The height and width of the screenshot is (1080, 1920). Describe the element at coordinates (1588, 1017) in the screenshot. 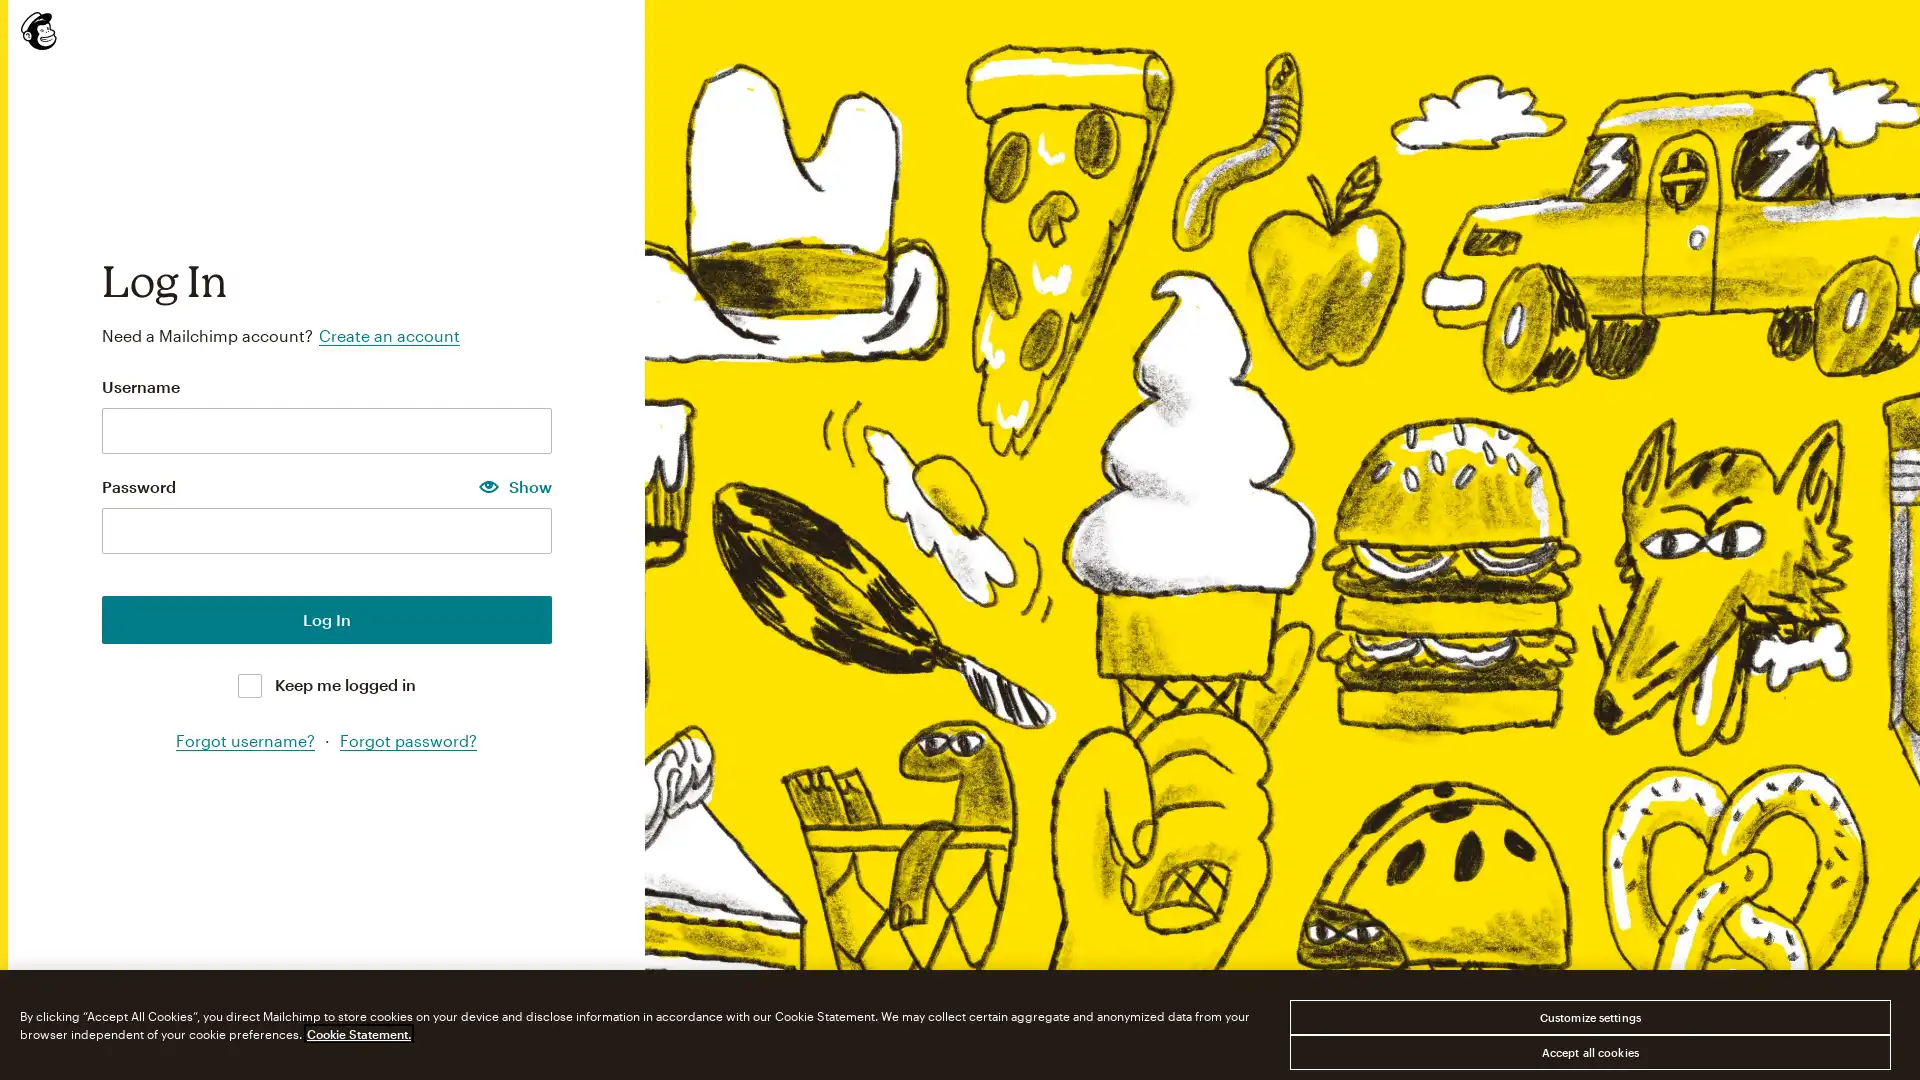

I see `Customize settings` at that location.